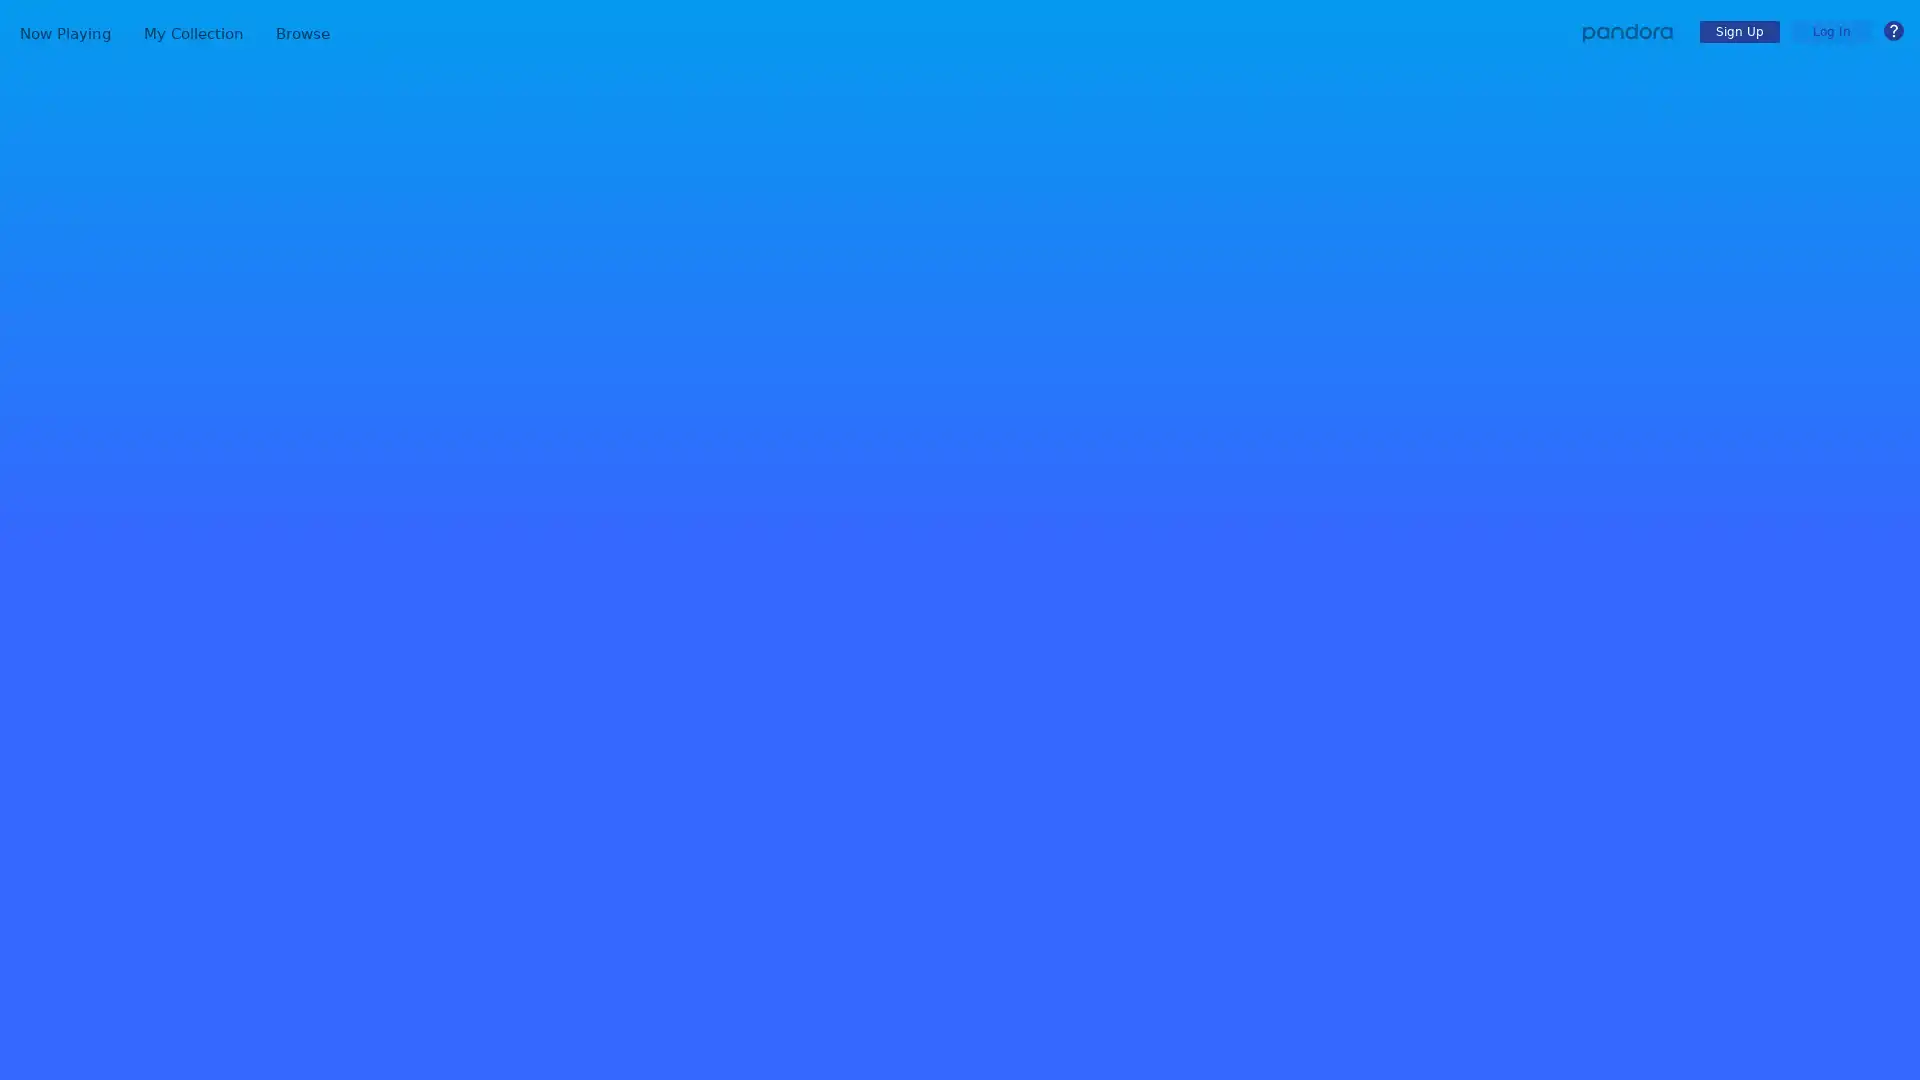 The width and height of the screenshot is (1920, 1080). What do you see at coordinates (1656, 415) in the screenshot?
I see `53:29` at bounding box center [1656, 415].